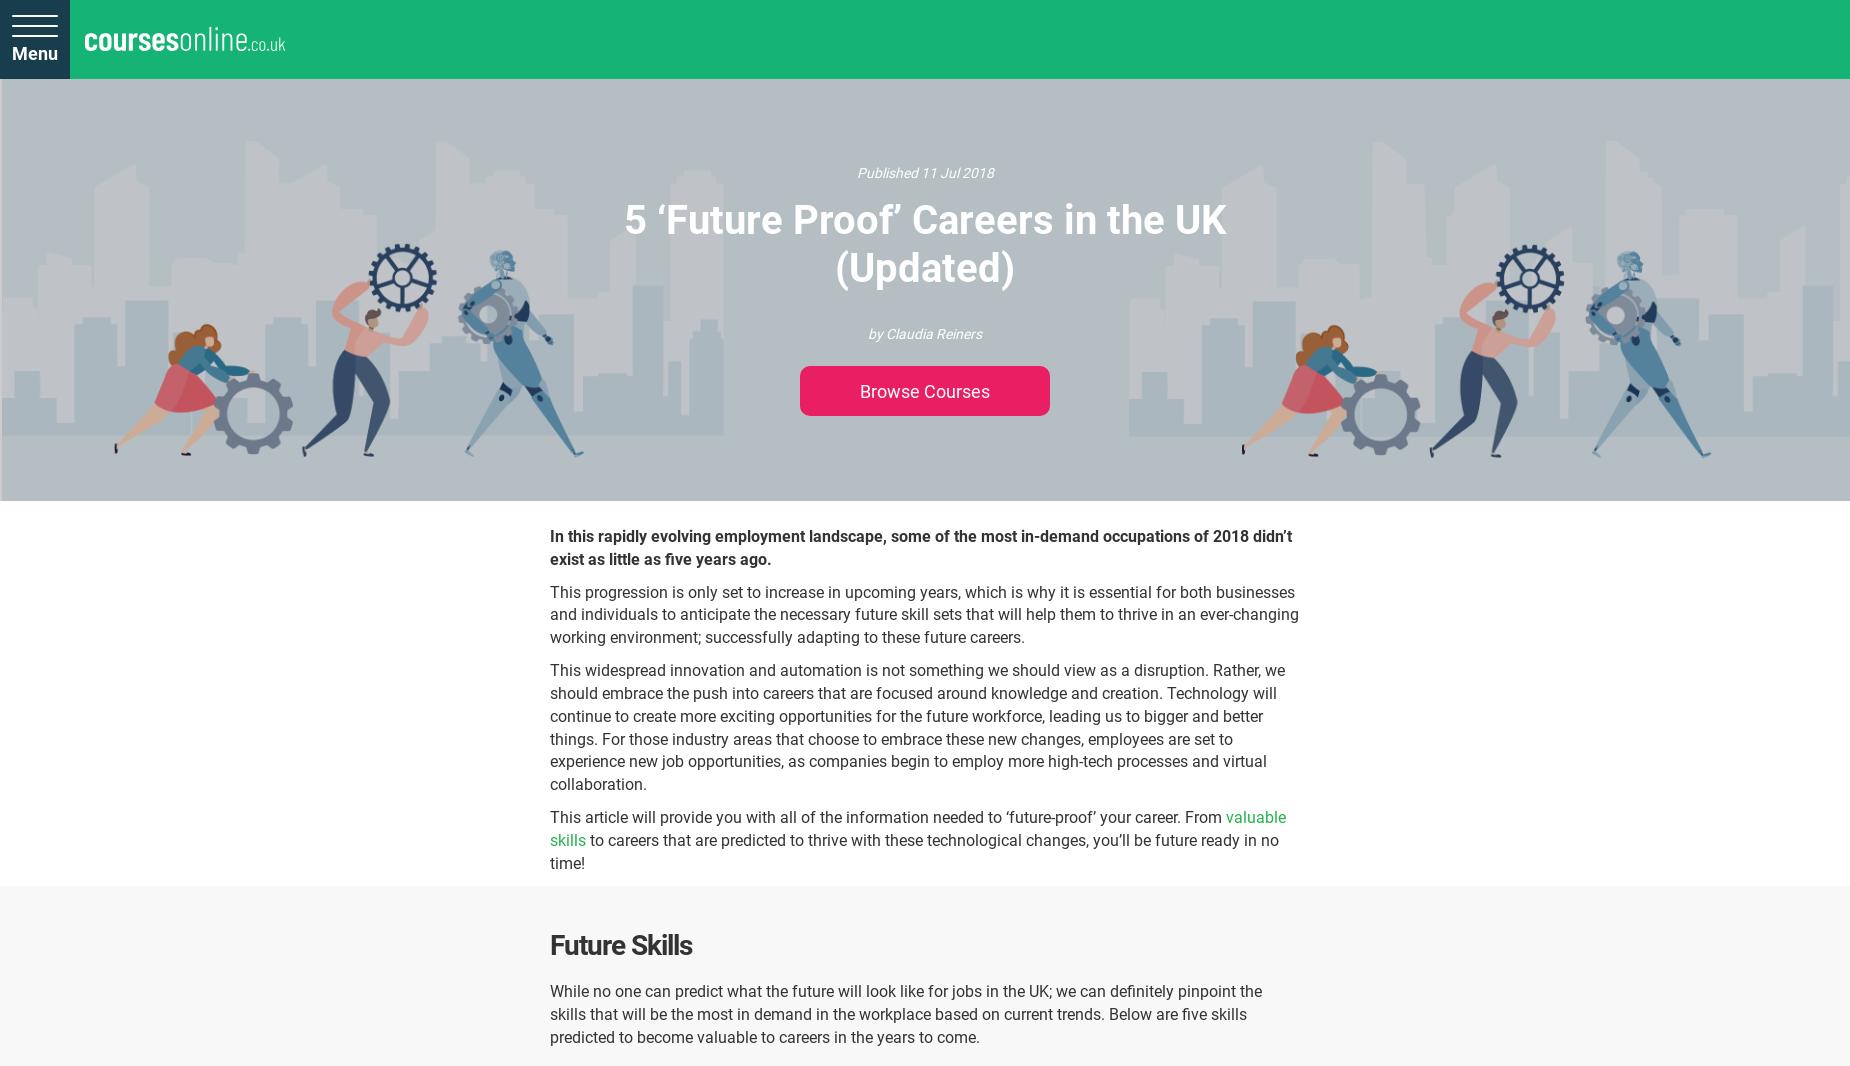 This screenshot has height=1066, width=1850. Describe the element at coordinates (33, 52) in the screenshot. I see `'Menu'` at that location.